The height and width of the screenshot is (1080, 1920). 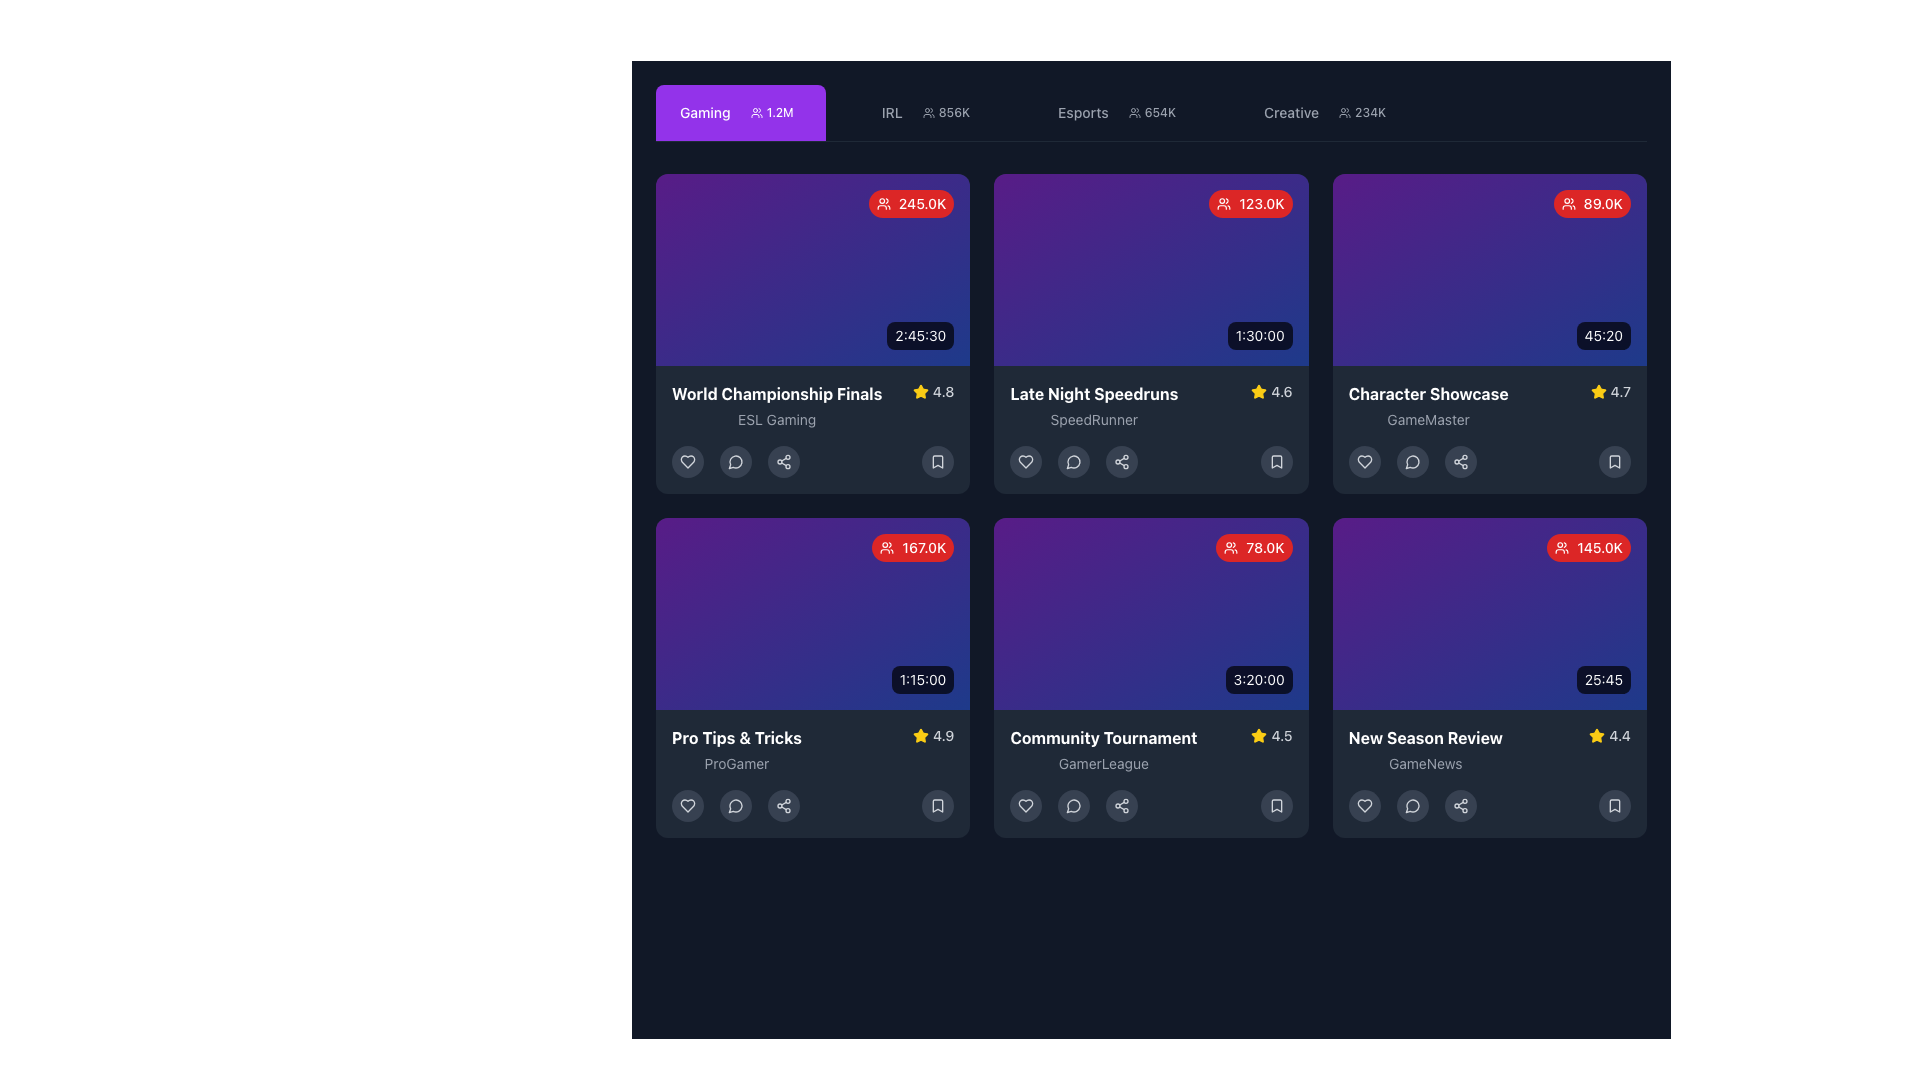 What do you see at coordinates (1460, 462) in the screenshot?
I see `the share icon button, which resembles a network node with interconnected circles and lines, located under the 'Character Showcase' card in the second row and third column of the grid` at bounding box center [1460, 462].